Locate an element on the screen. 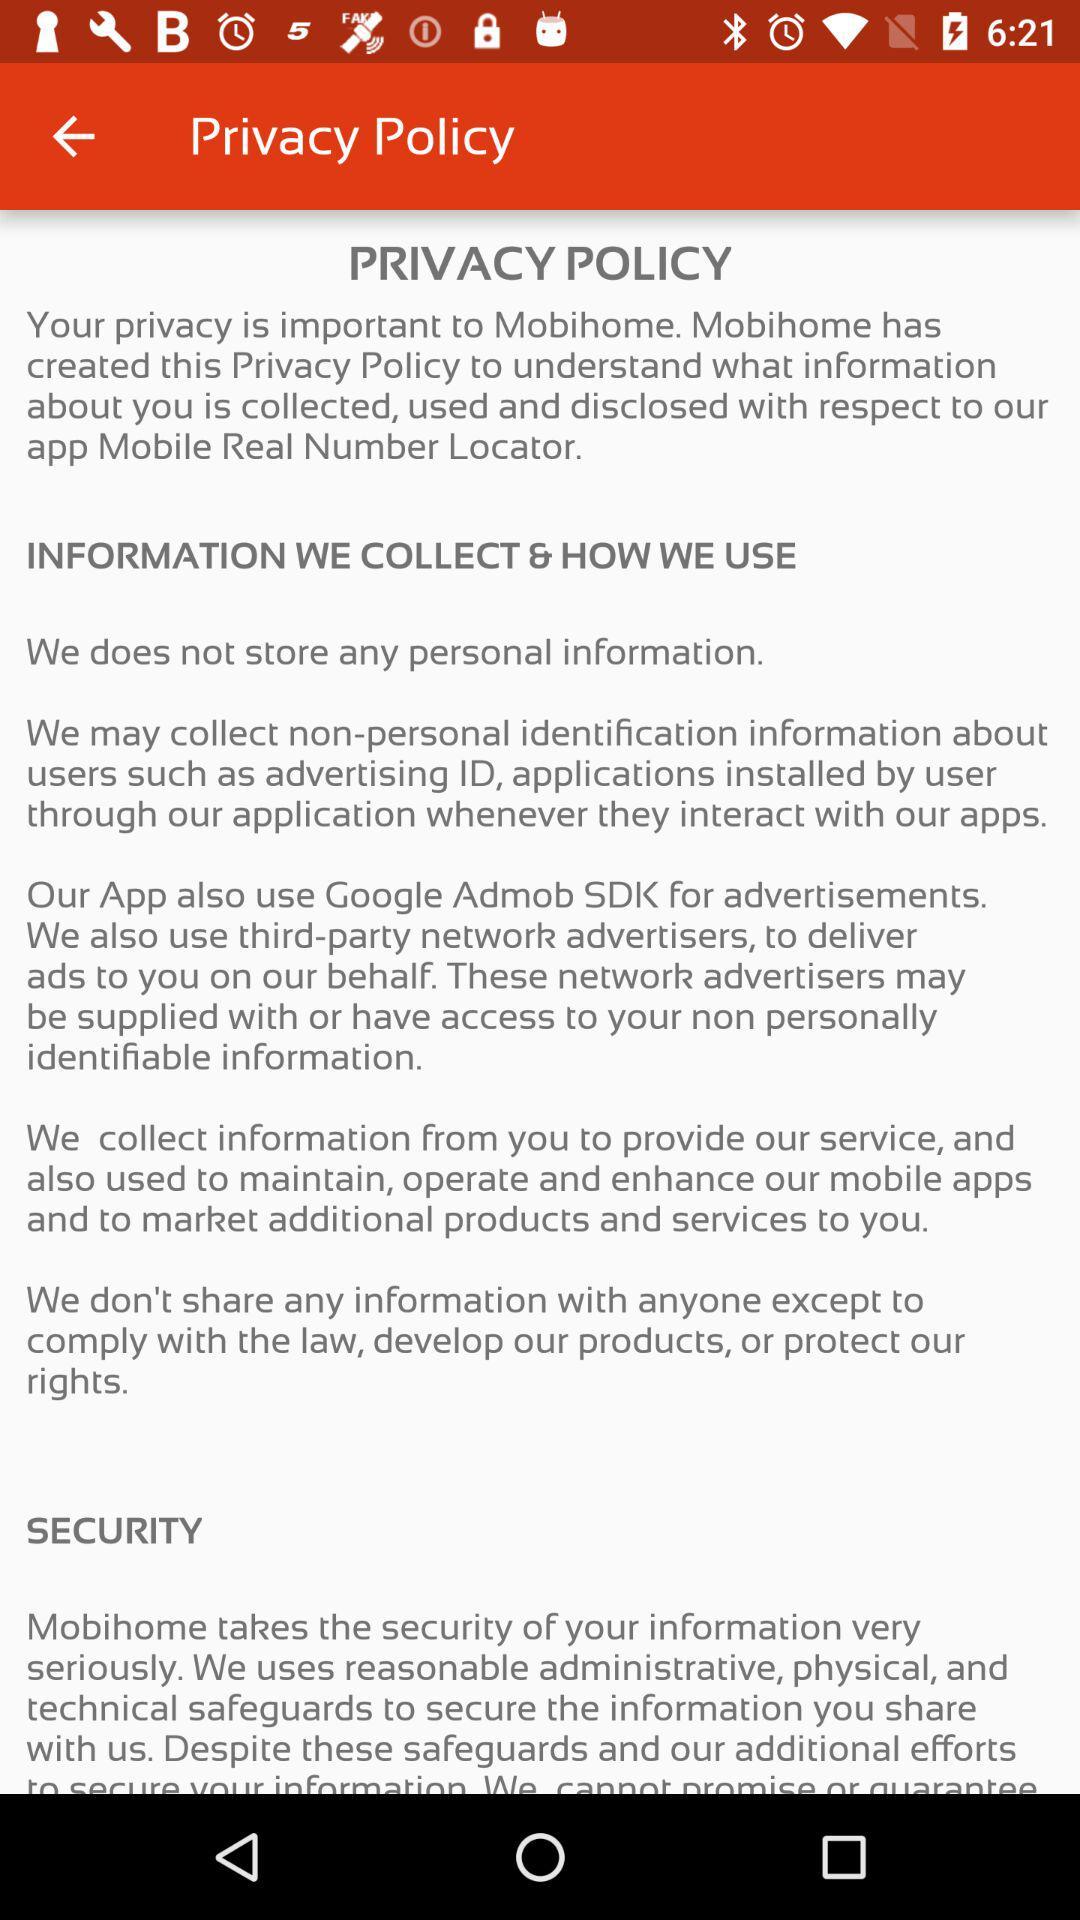 The width and height of the screenshot is (1080, 1920). the item to the left of the privacy policy is located at coordinates (72, 135).